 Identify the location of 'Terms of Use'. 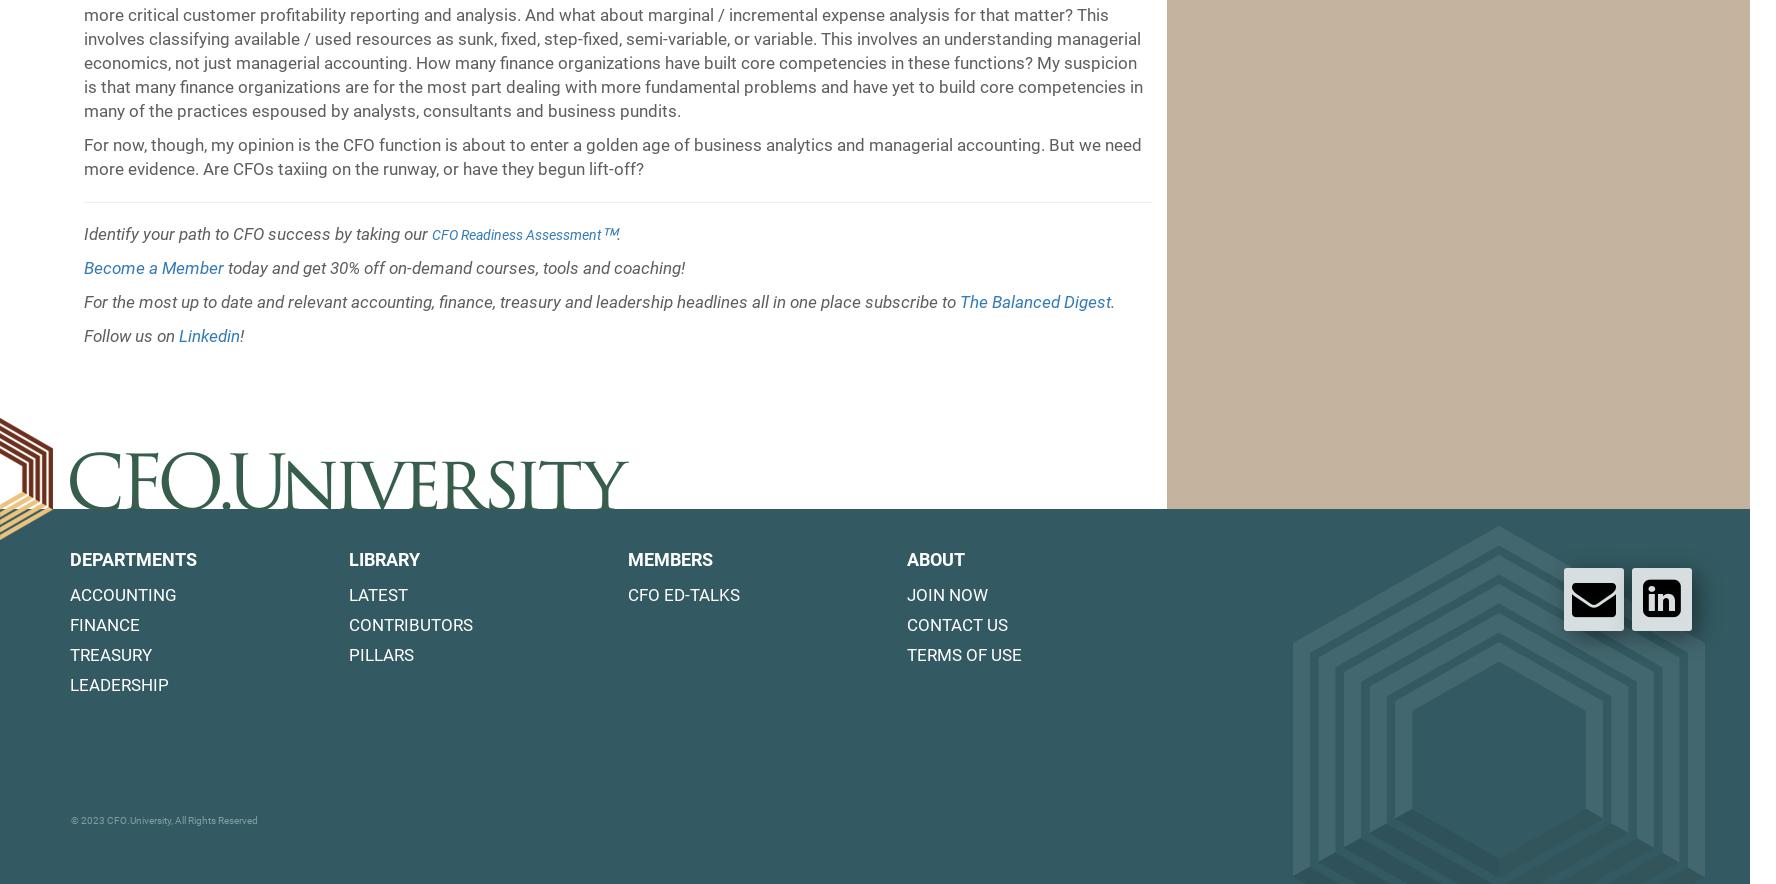
(964, 652).